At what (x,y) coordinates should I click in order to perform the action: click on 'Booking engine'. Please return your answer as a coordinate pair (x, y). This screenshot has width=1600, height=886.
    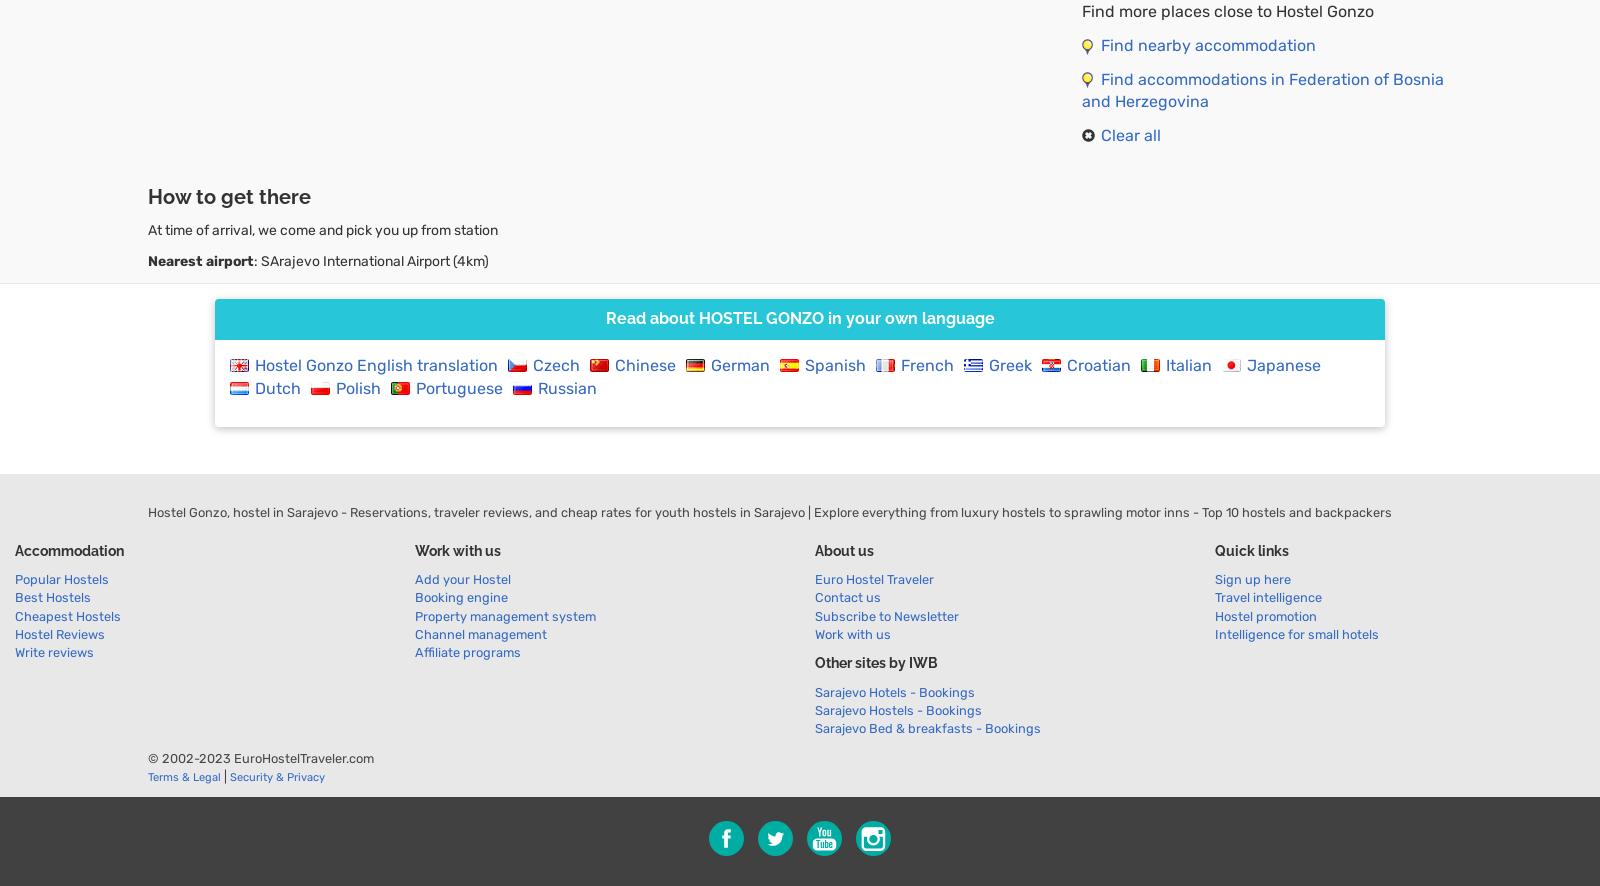
    Looking at the image, I should click on (460, 596).